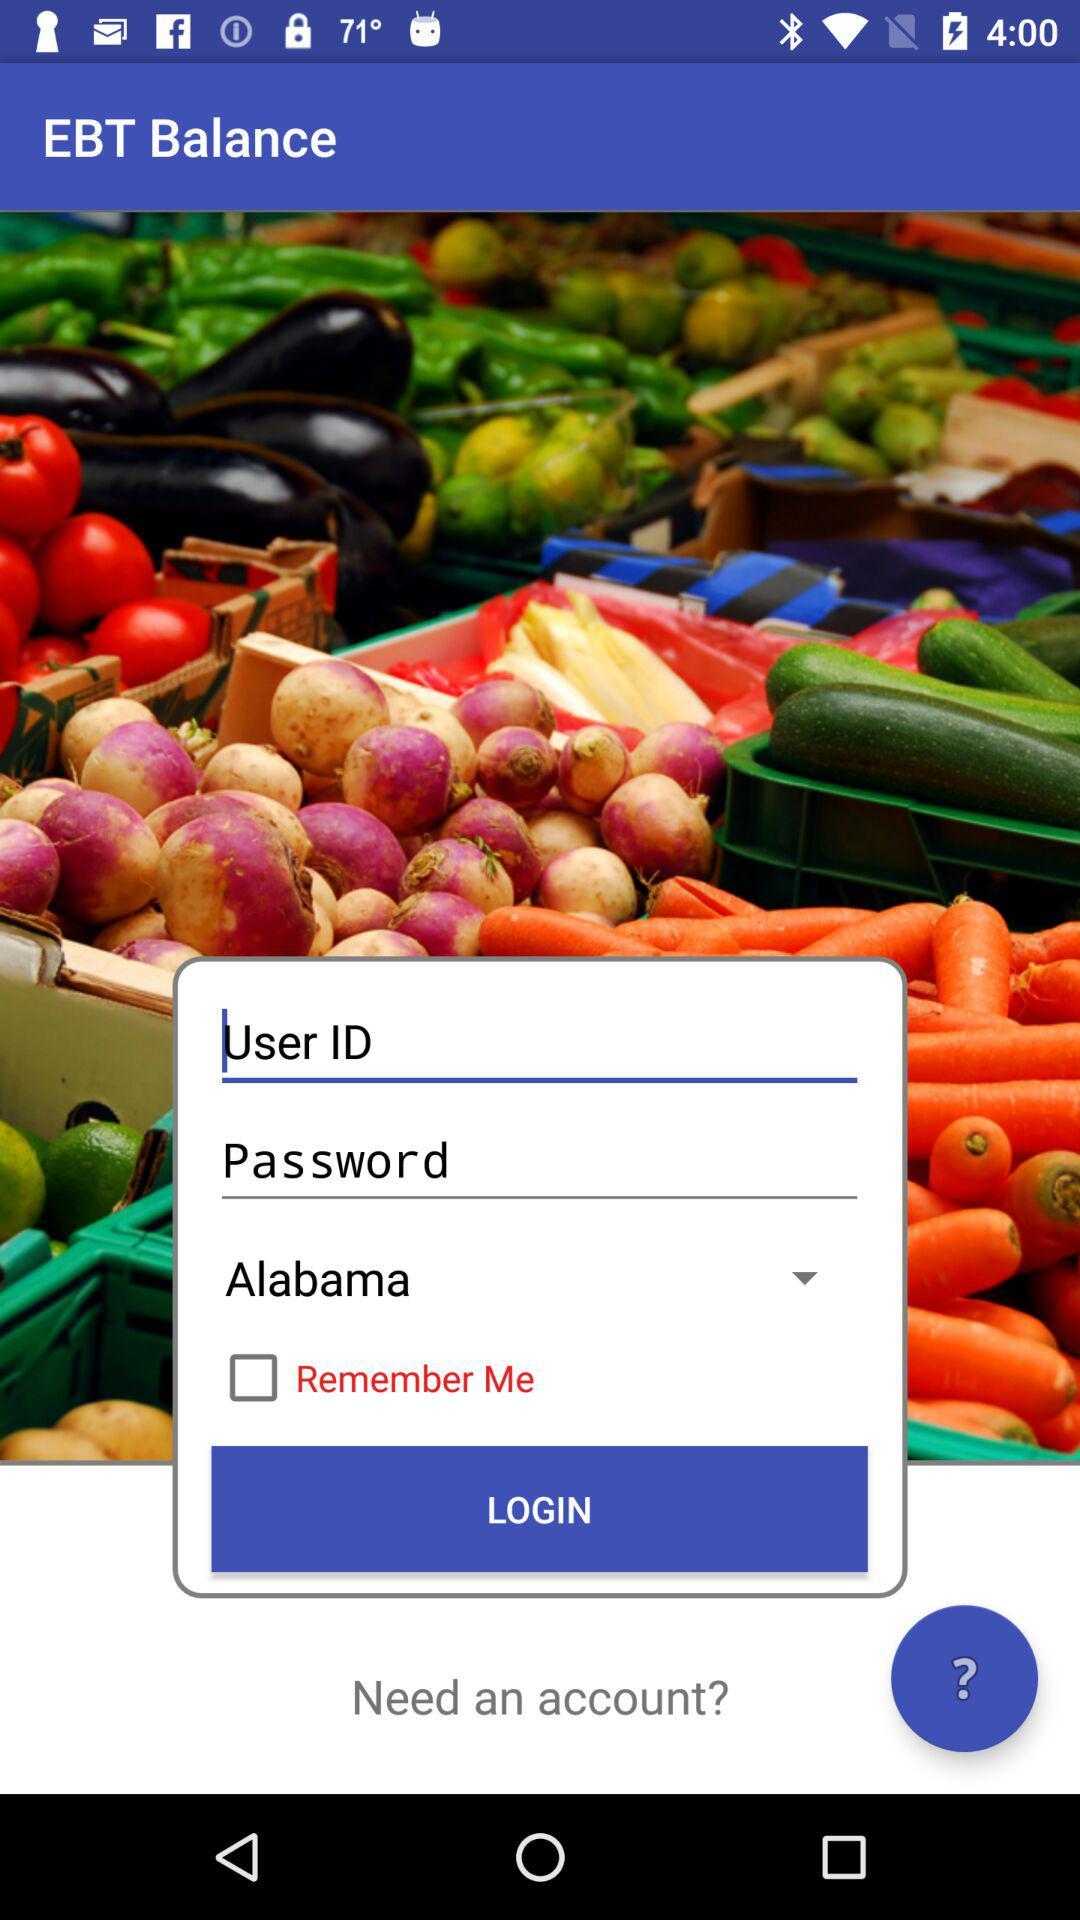 The image size is (1080, 1920). I want to click on icon below alabama item, so click(538, 1376).